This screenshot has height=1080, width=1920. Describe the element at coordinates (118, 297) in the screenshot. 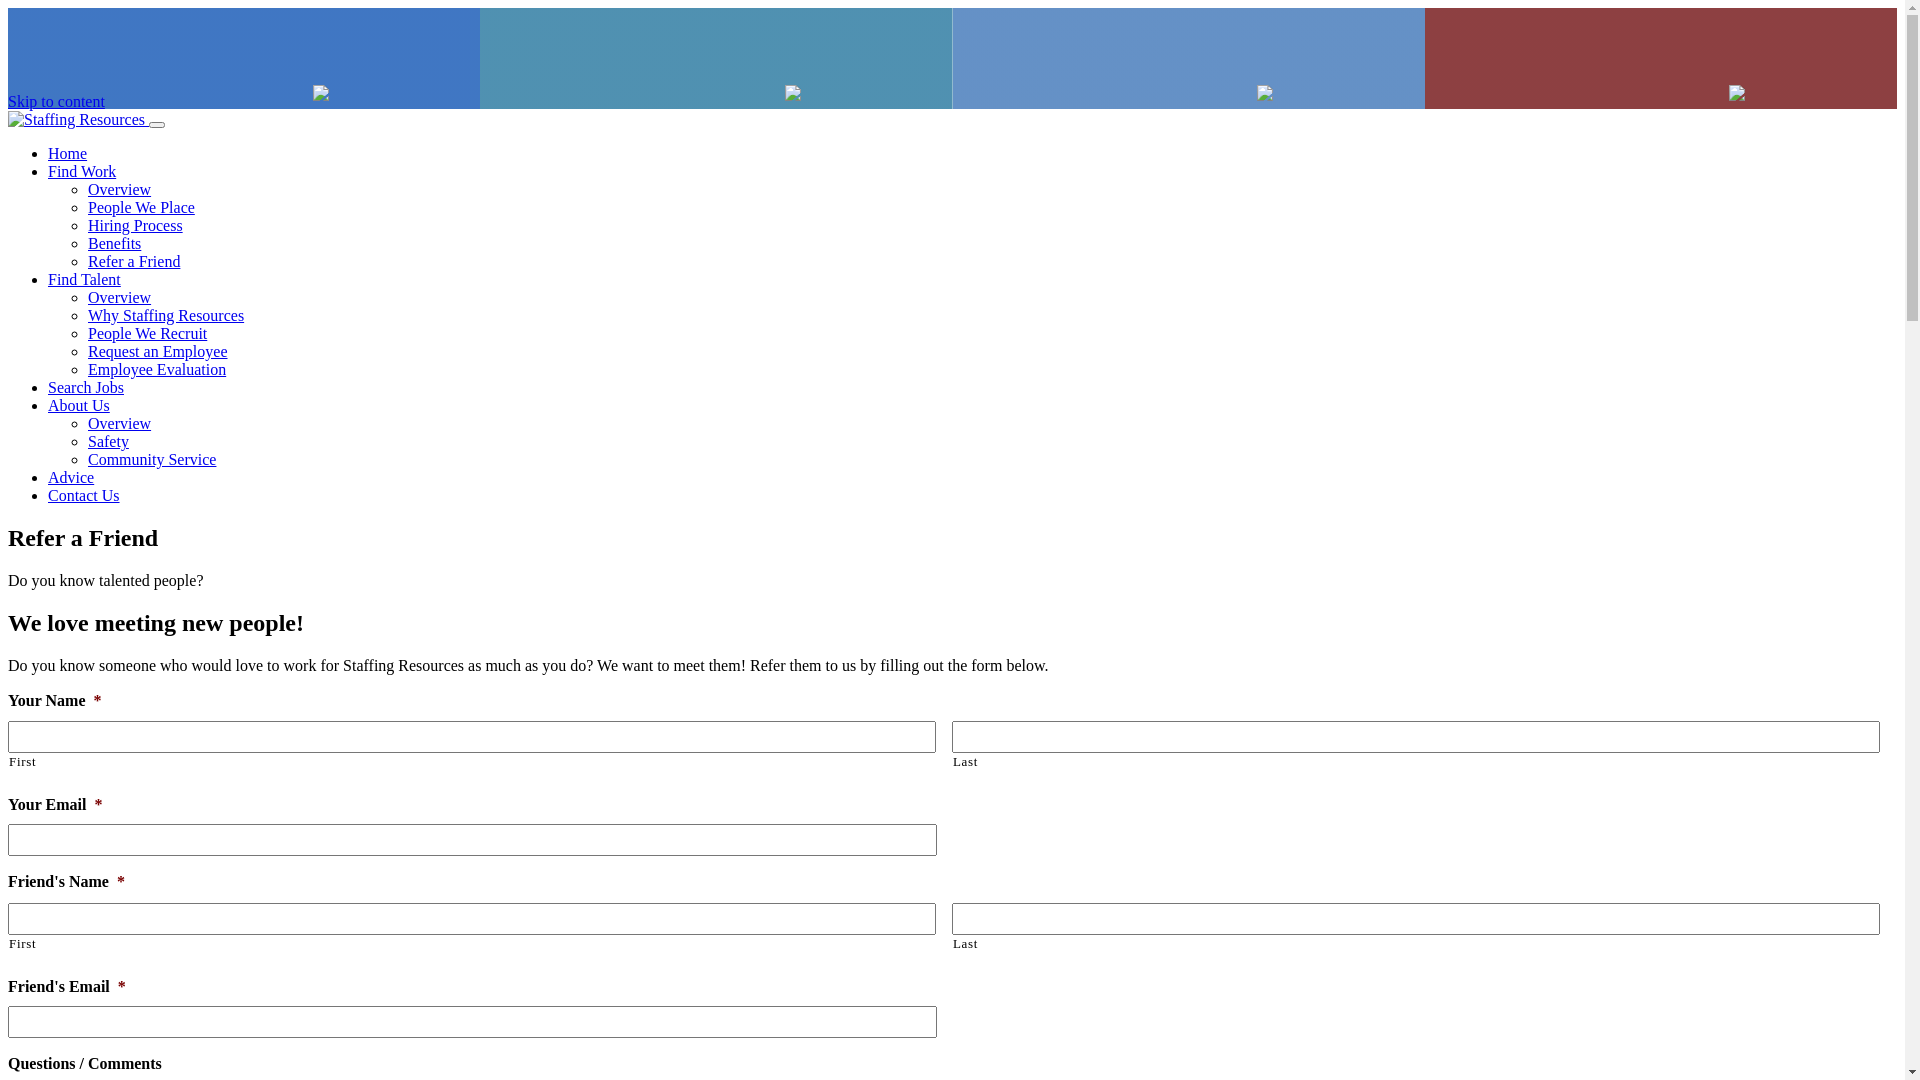

I see `'Overview'` at that location.